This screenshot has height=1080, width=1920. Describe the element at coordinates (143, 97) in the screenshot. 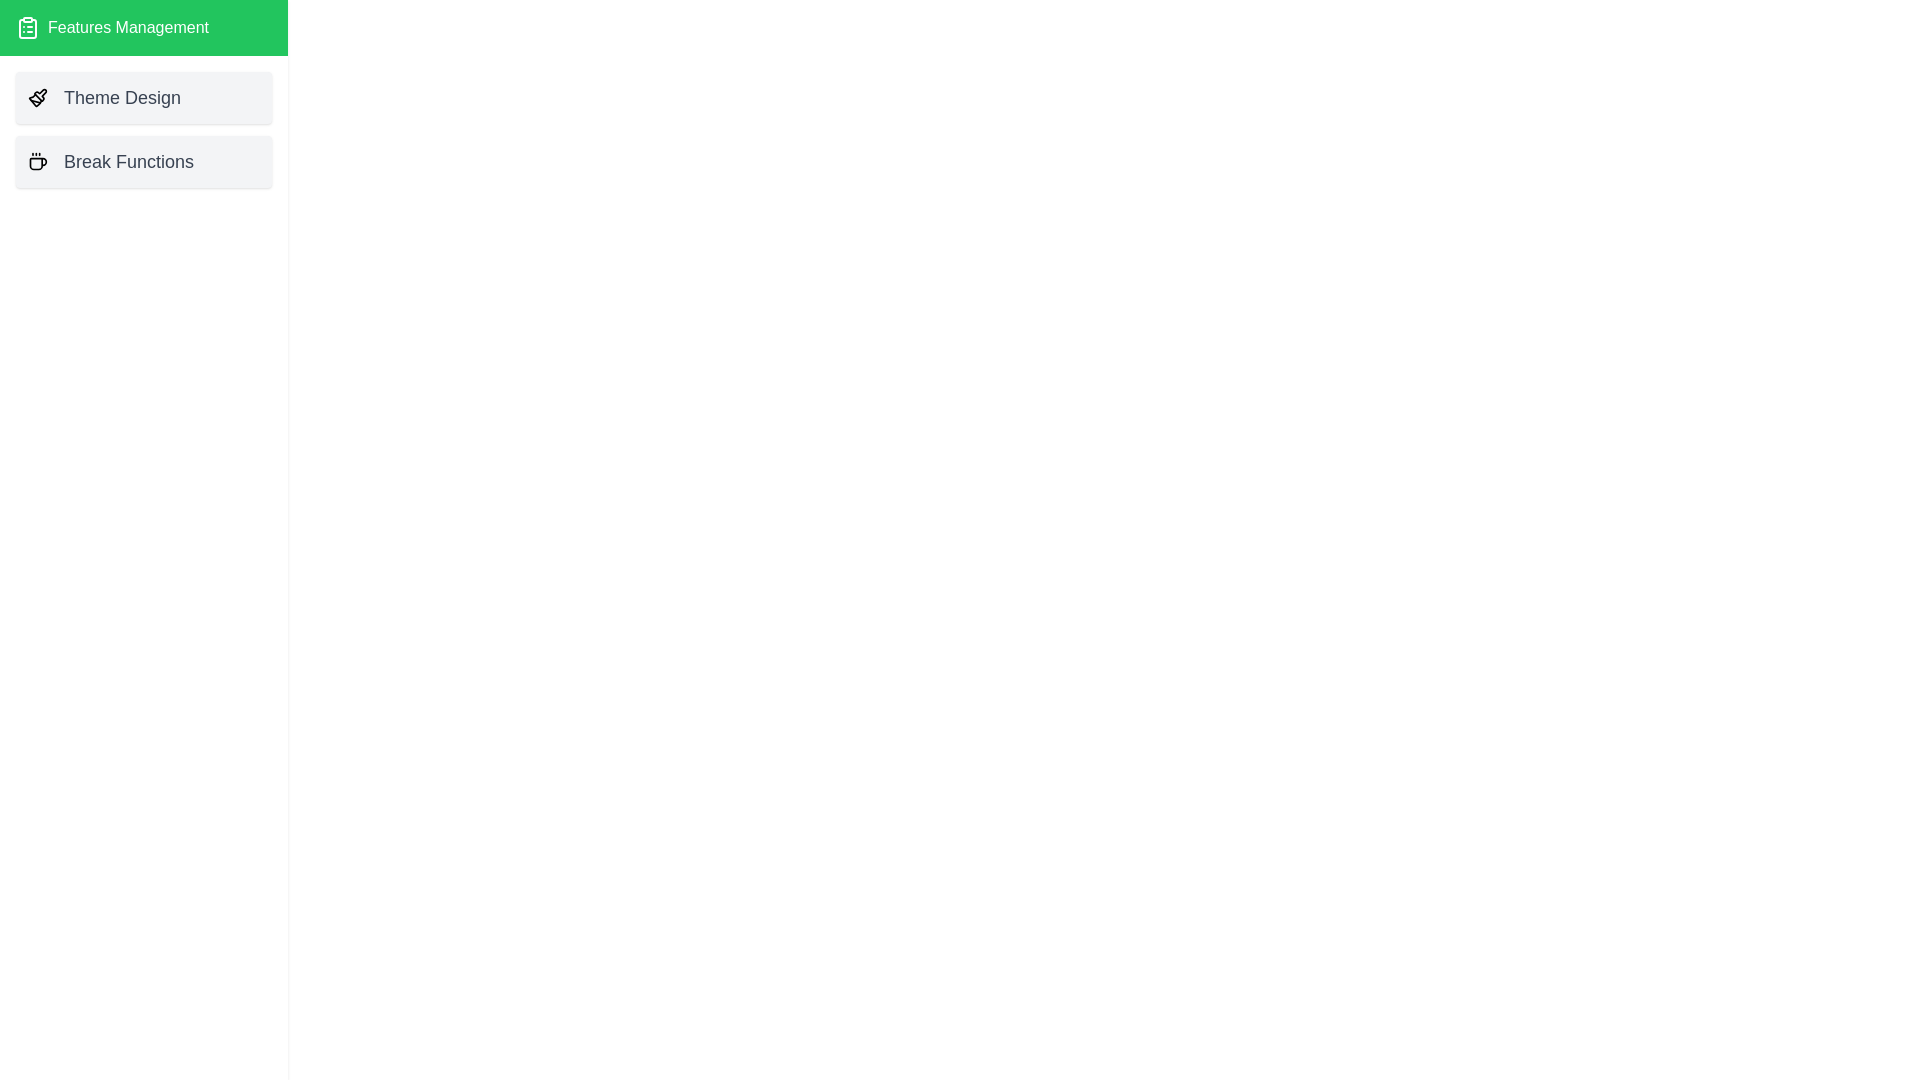

I see `the 'Theme Design' option to select it` at that location.